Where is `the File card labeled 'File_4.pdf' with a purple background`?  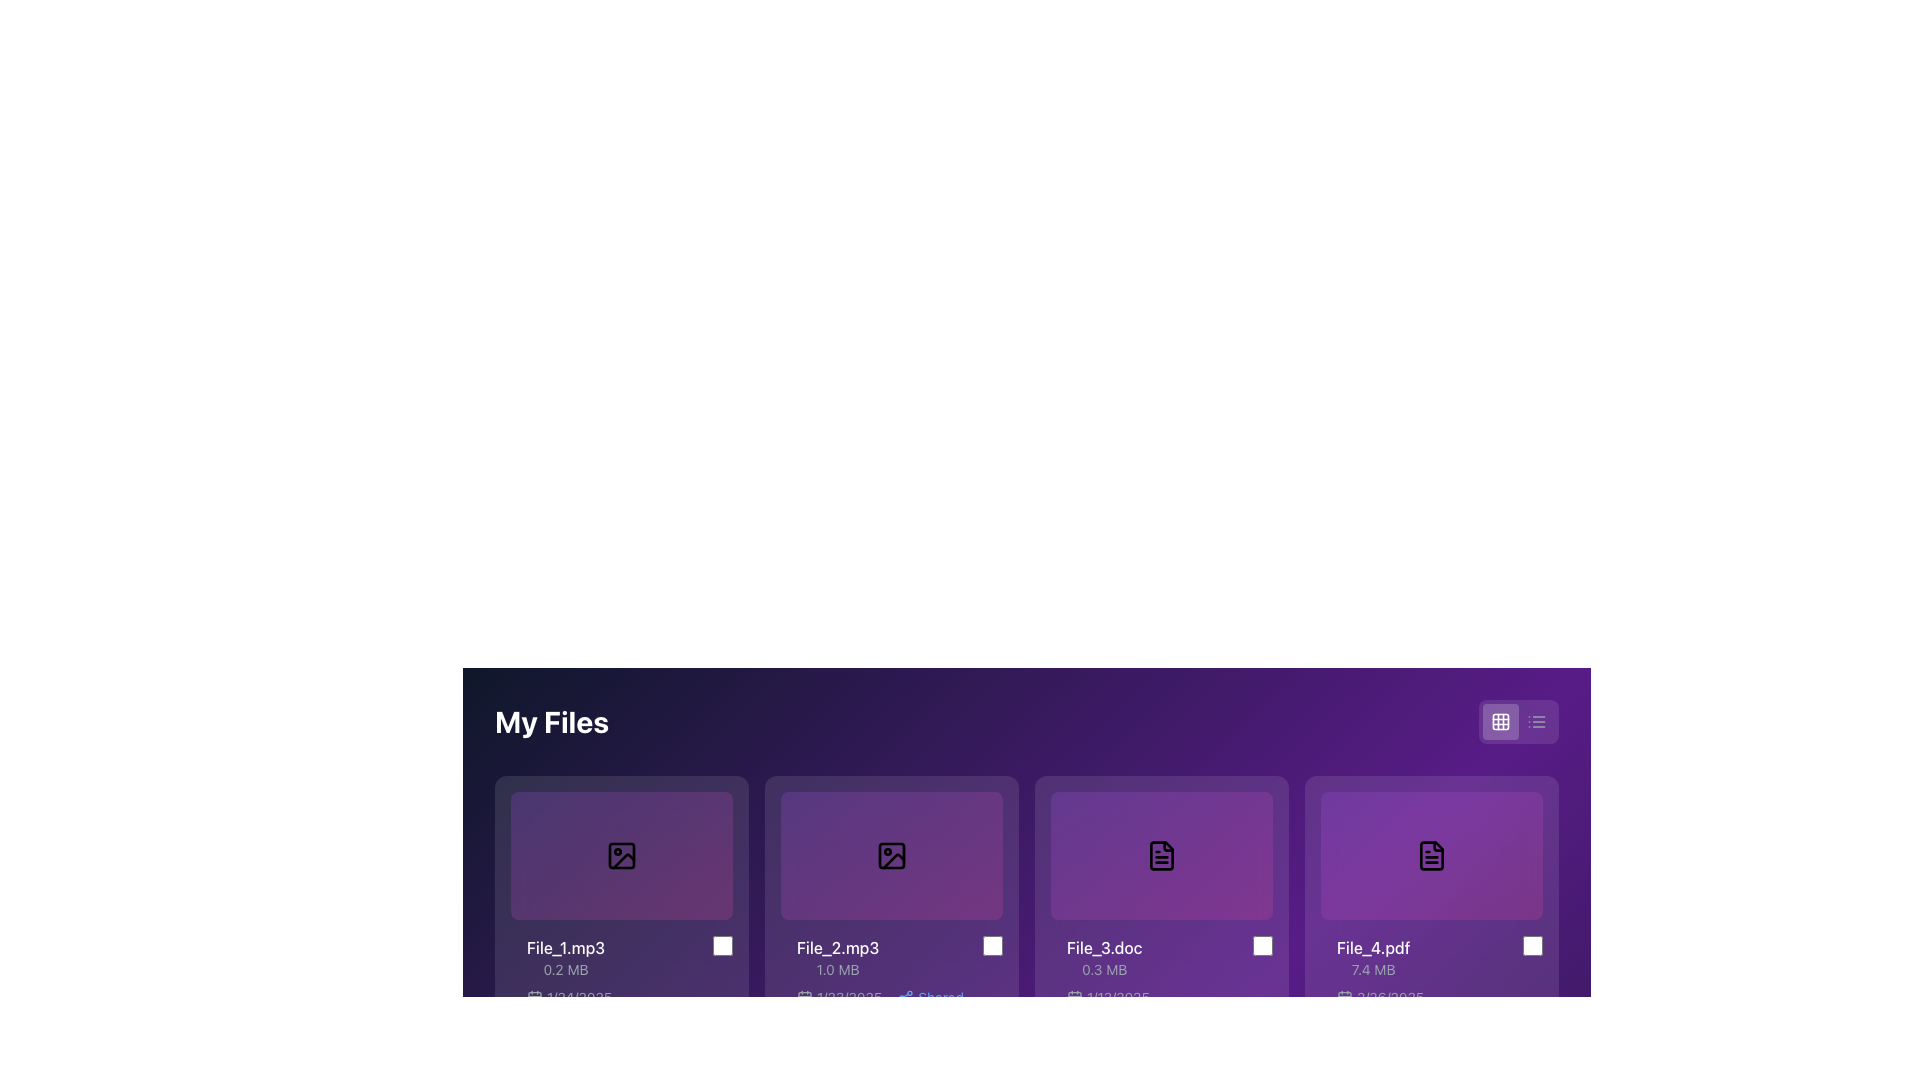 the File card labeled 'File_4.pdf' with a purple background is located at coordinates (1430, 898).